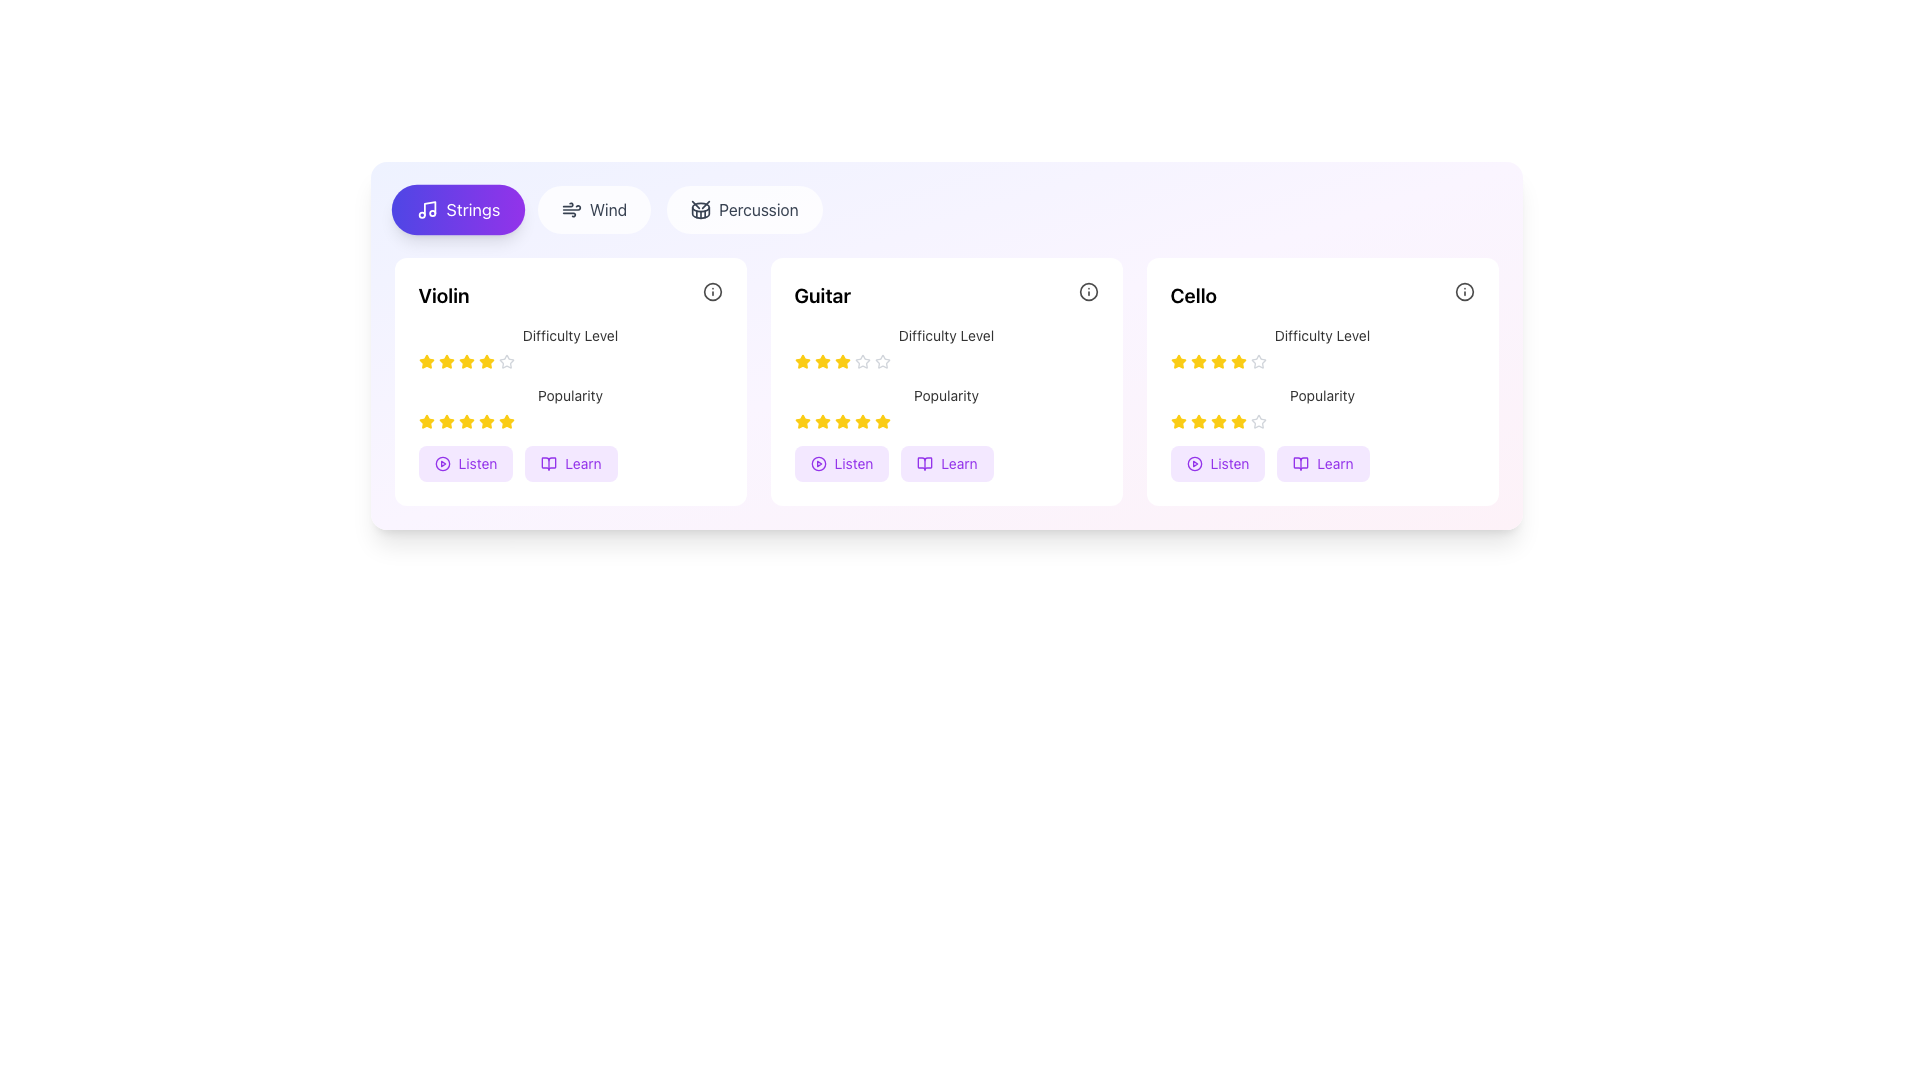 The width and height of the screenshot is (1920, 1080). Describe the element at coordinates (426, 209) in the screenshot. I see `the icon representing the category related to musical strings or instruments, located to the left of the 'Strings' button in the top-left corner of the interface` at that location.